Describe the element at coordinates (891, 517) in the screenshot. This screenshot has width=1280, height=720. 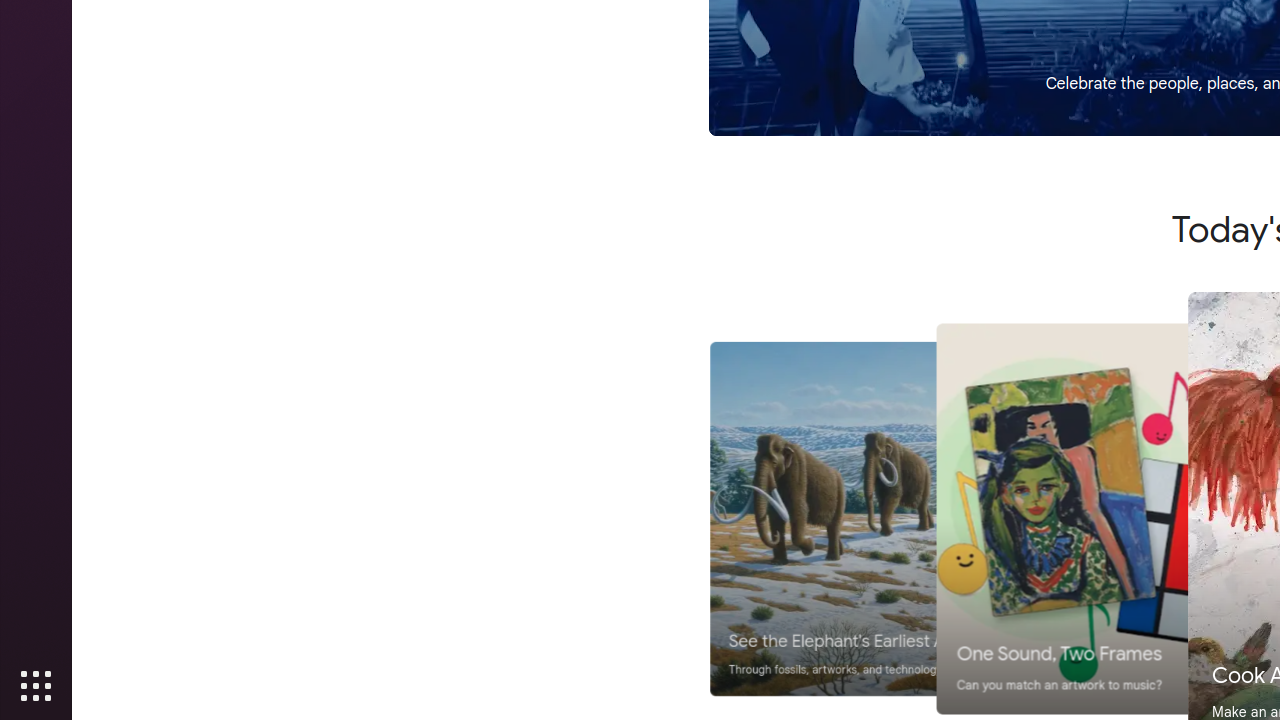
I see `'See the Elephant'` at that location.